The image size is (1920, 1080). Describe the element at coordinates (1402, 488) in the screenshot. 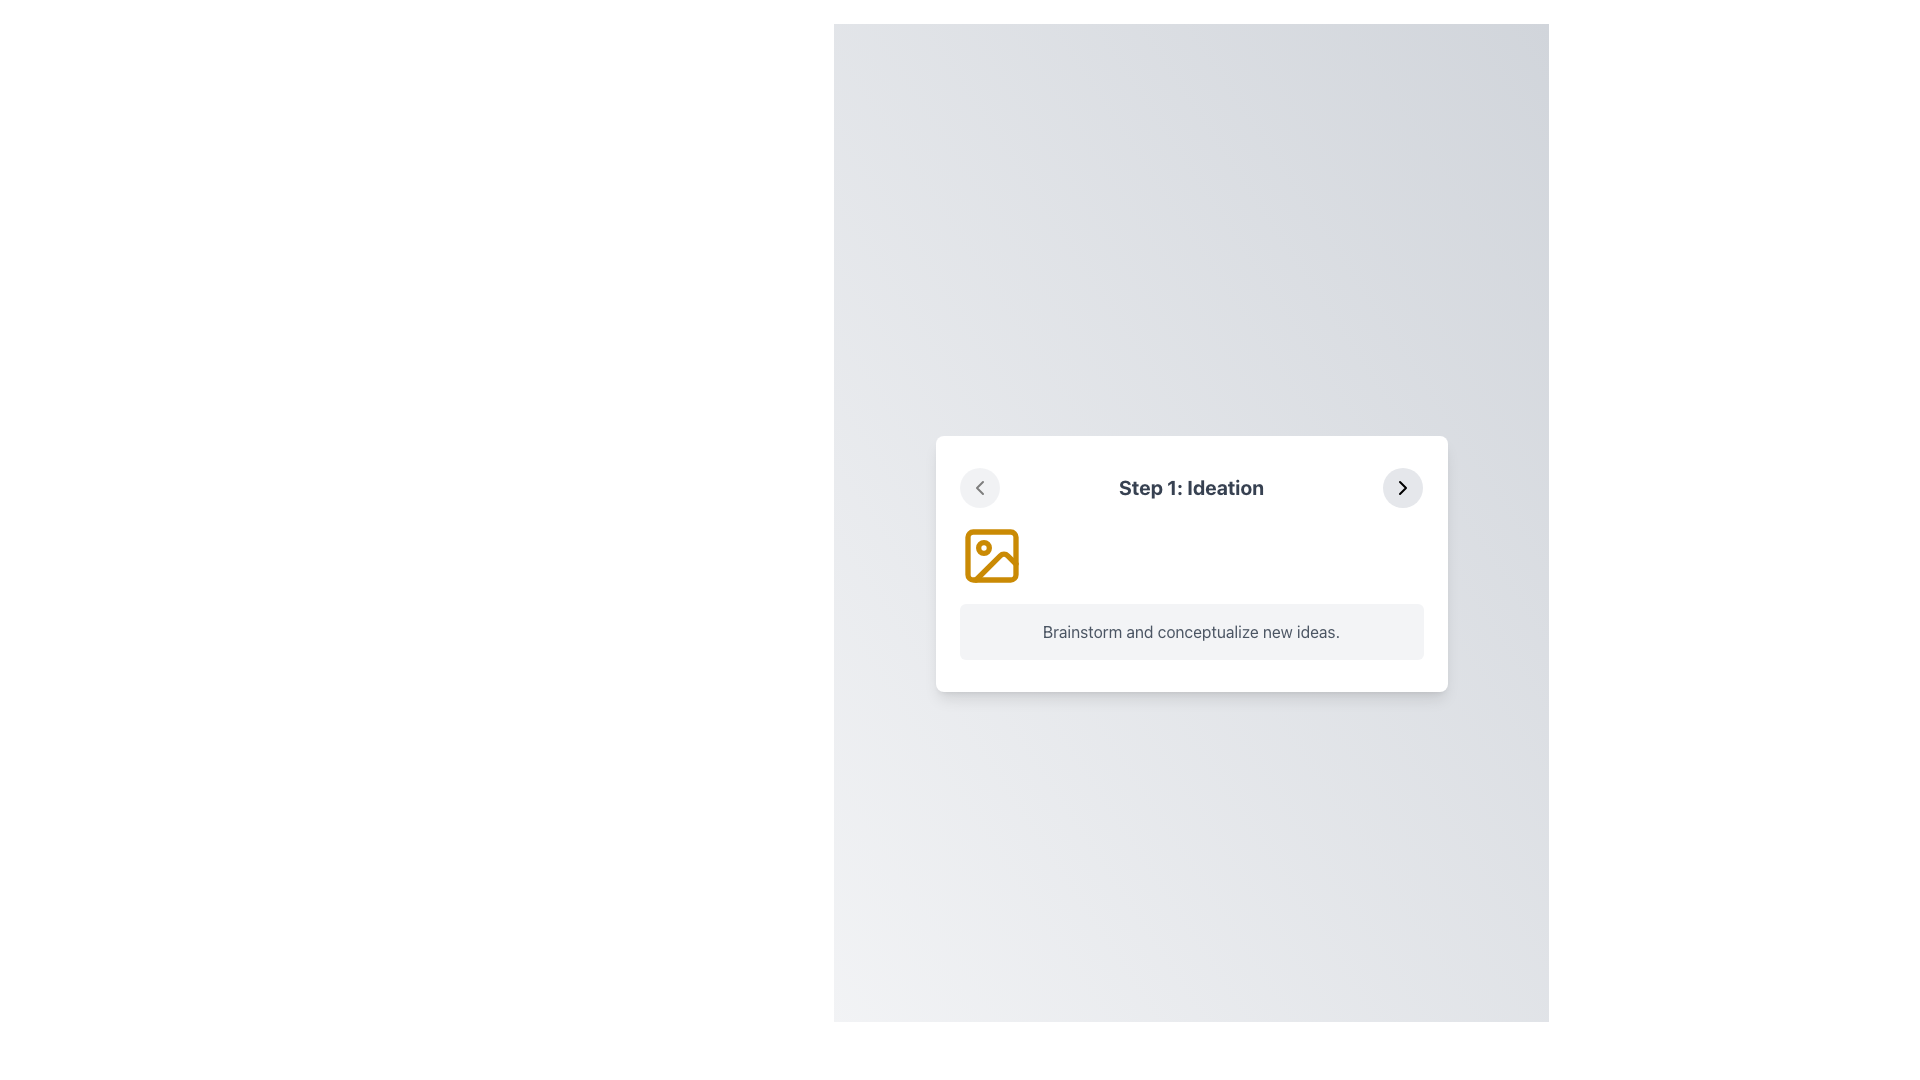

I see `the right-pointing chevron icon located in the upper-right corner of the interface` at that location.